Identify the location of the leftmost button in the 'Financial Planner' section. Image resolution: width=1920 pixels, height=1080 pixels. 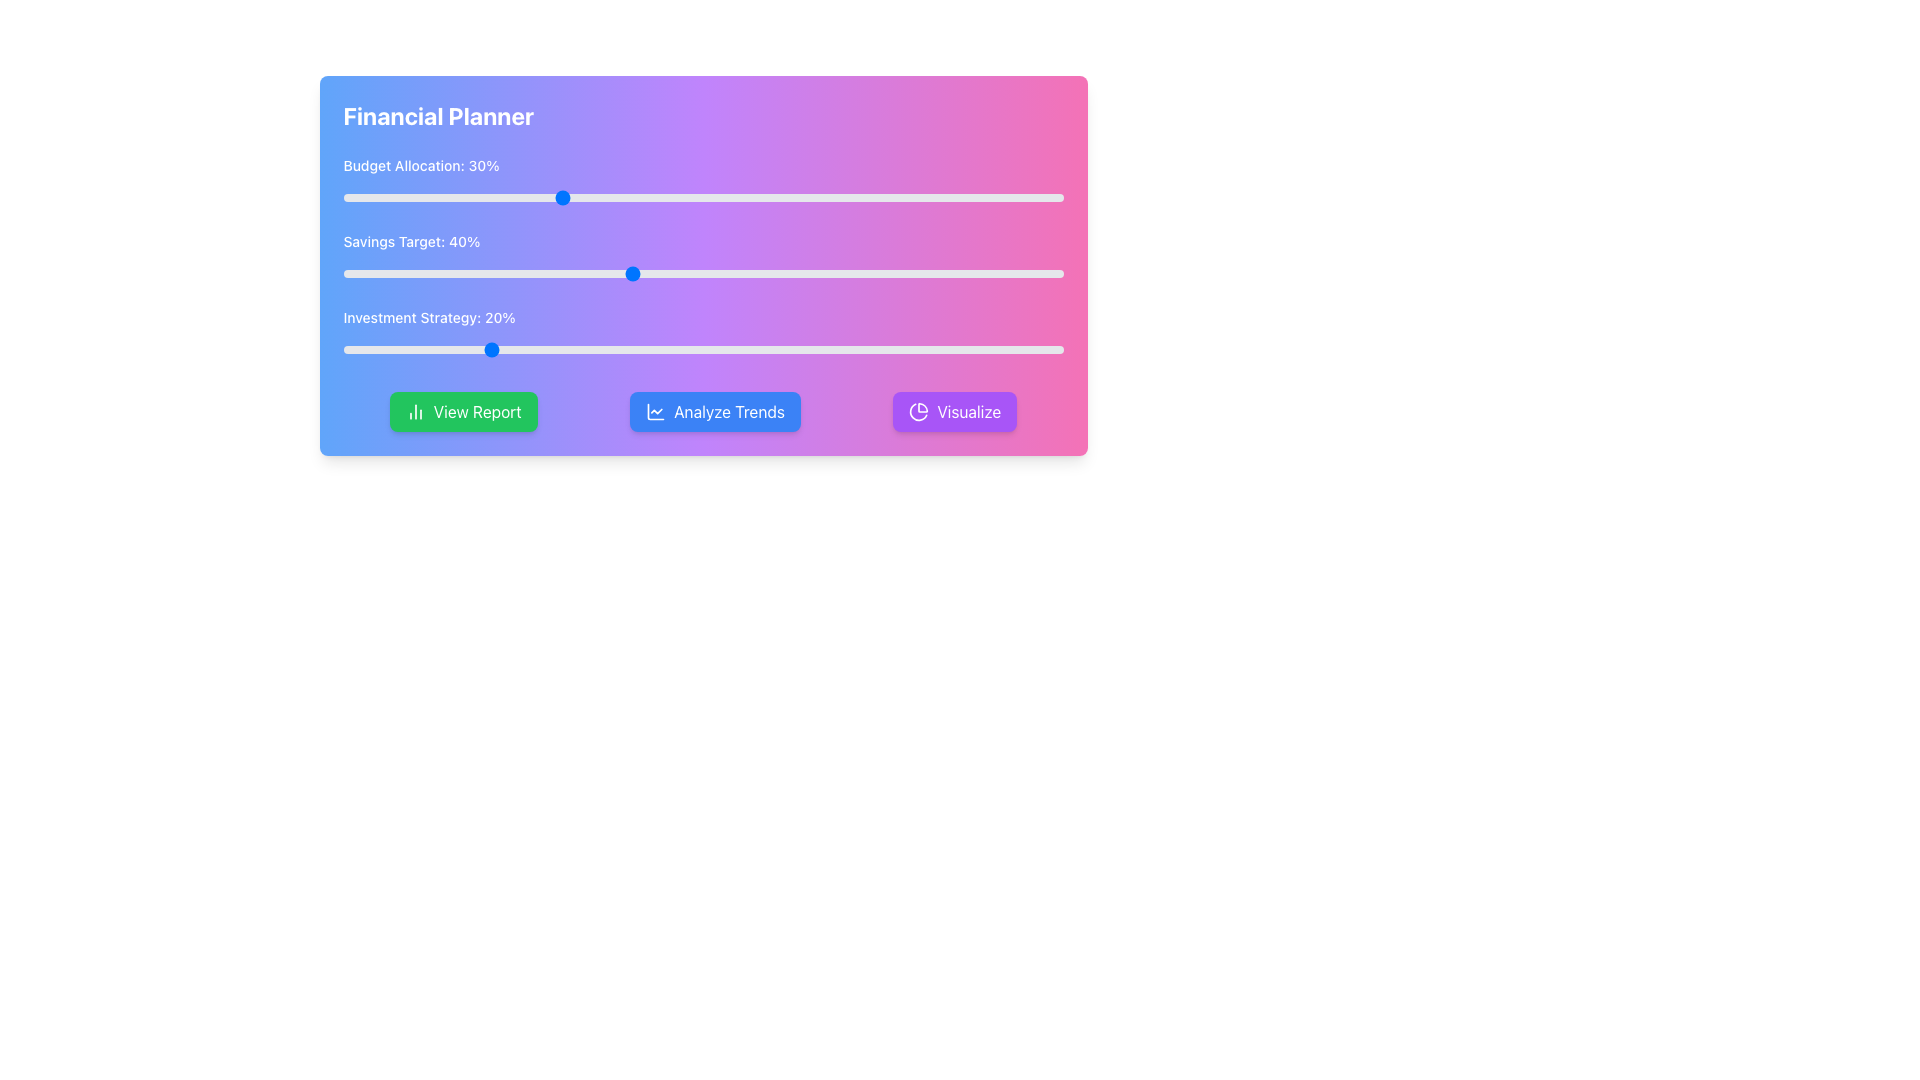
(462, 411).